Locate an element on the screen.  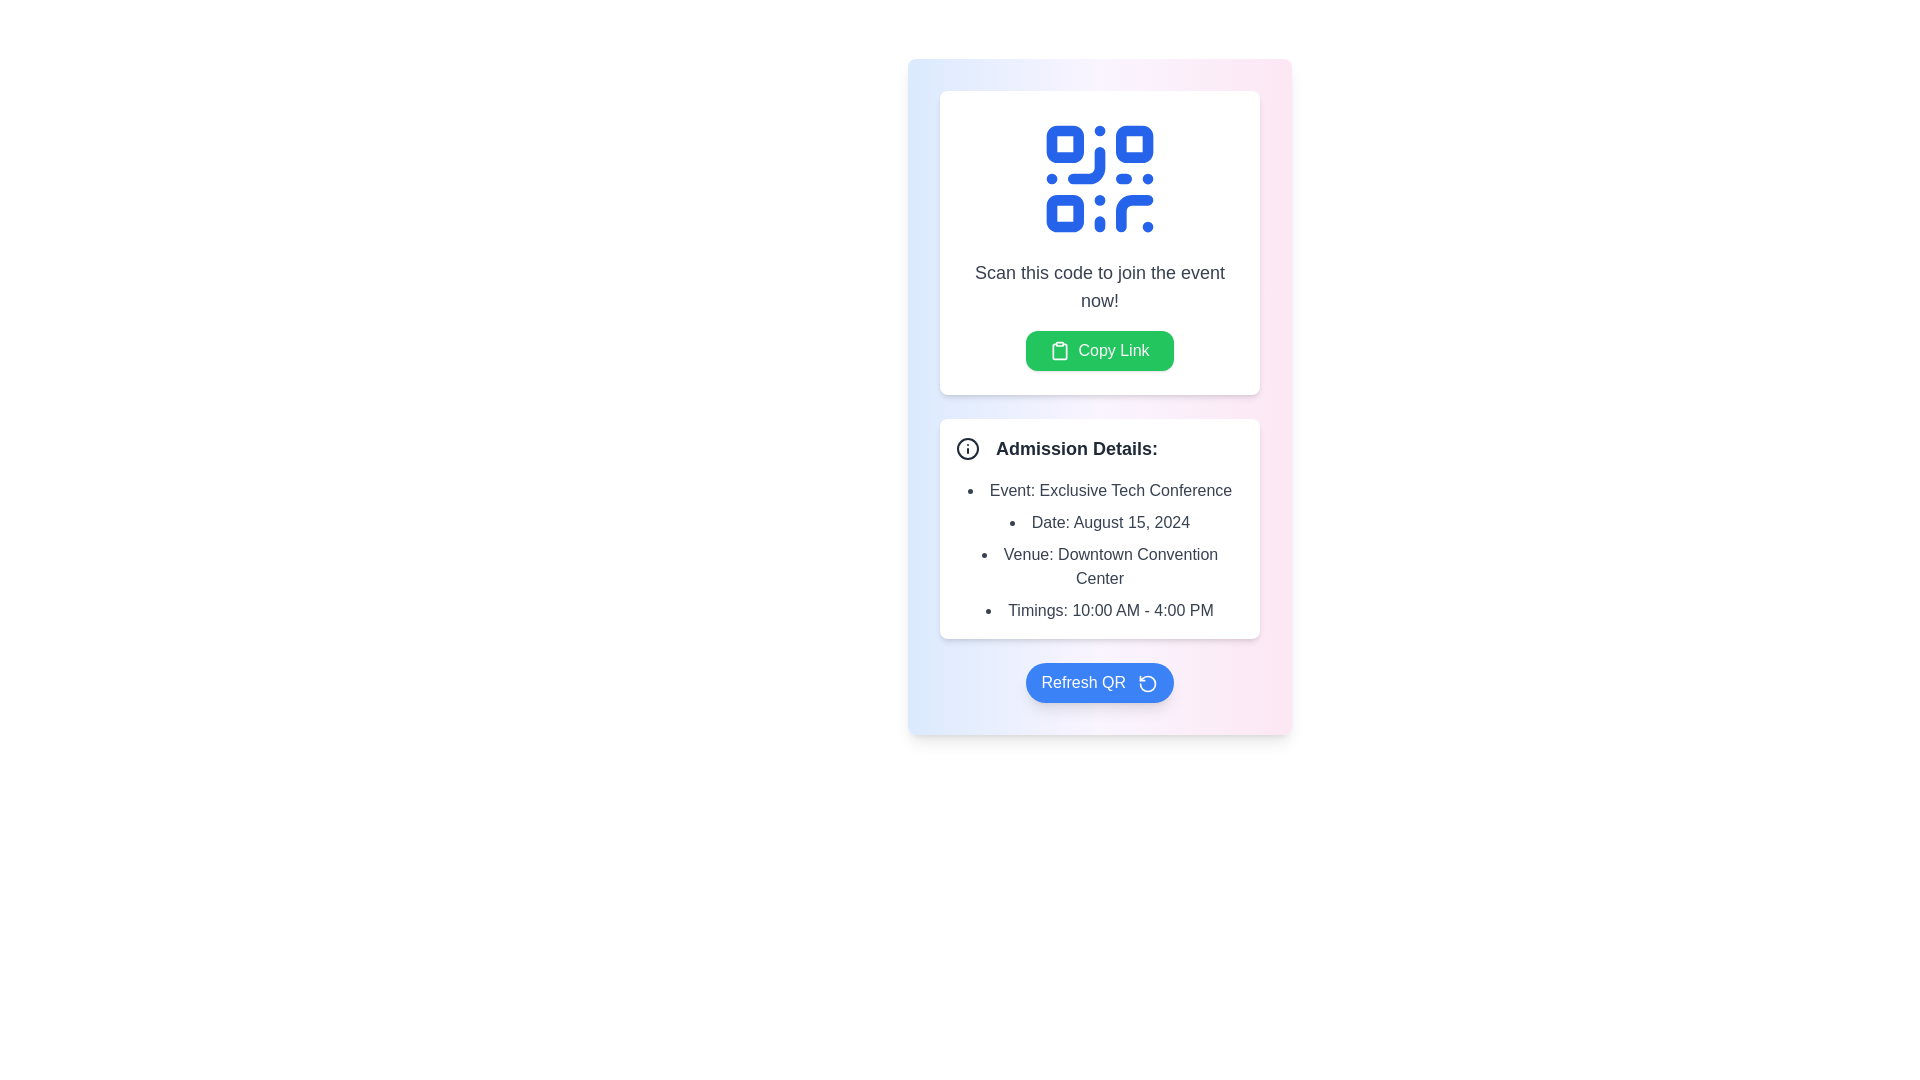
label 'Date:' which is styled with medium font weight and is positioned before the date 'August 15, 2024' in the 'Admission Details' card is located at coordinates (1050, 521).